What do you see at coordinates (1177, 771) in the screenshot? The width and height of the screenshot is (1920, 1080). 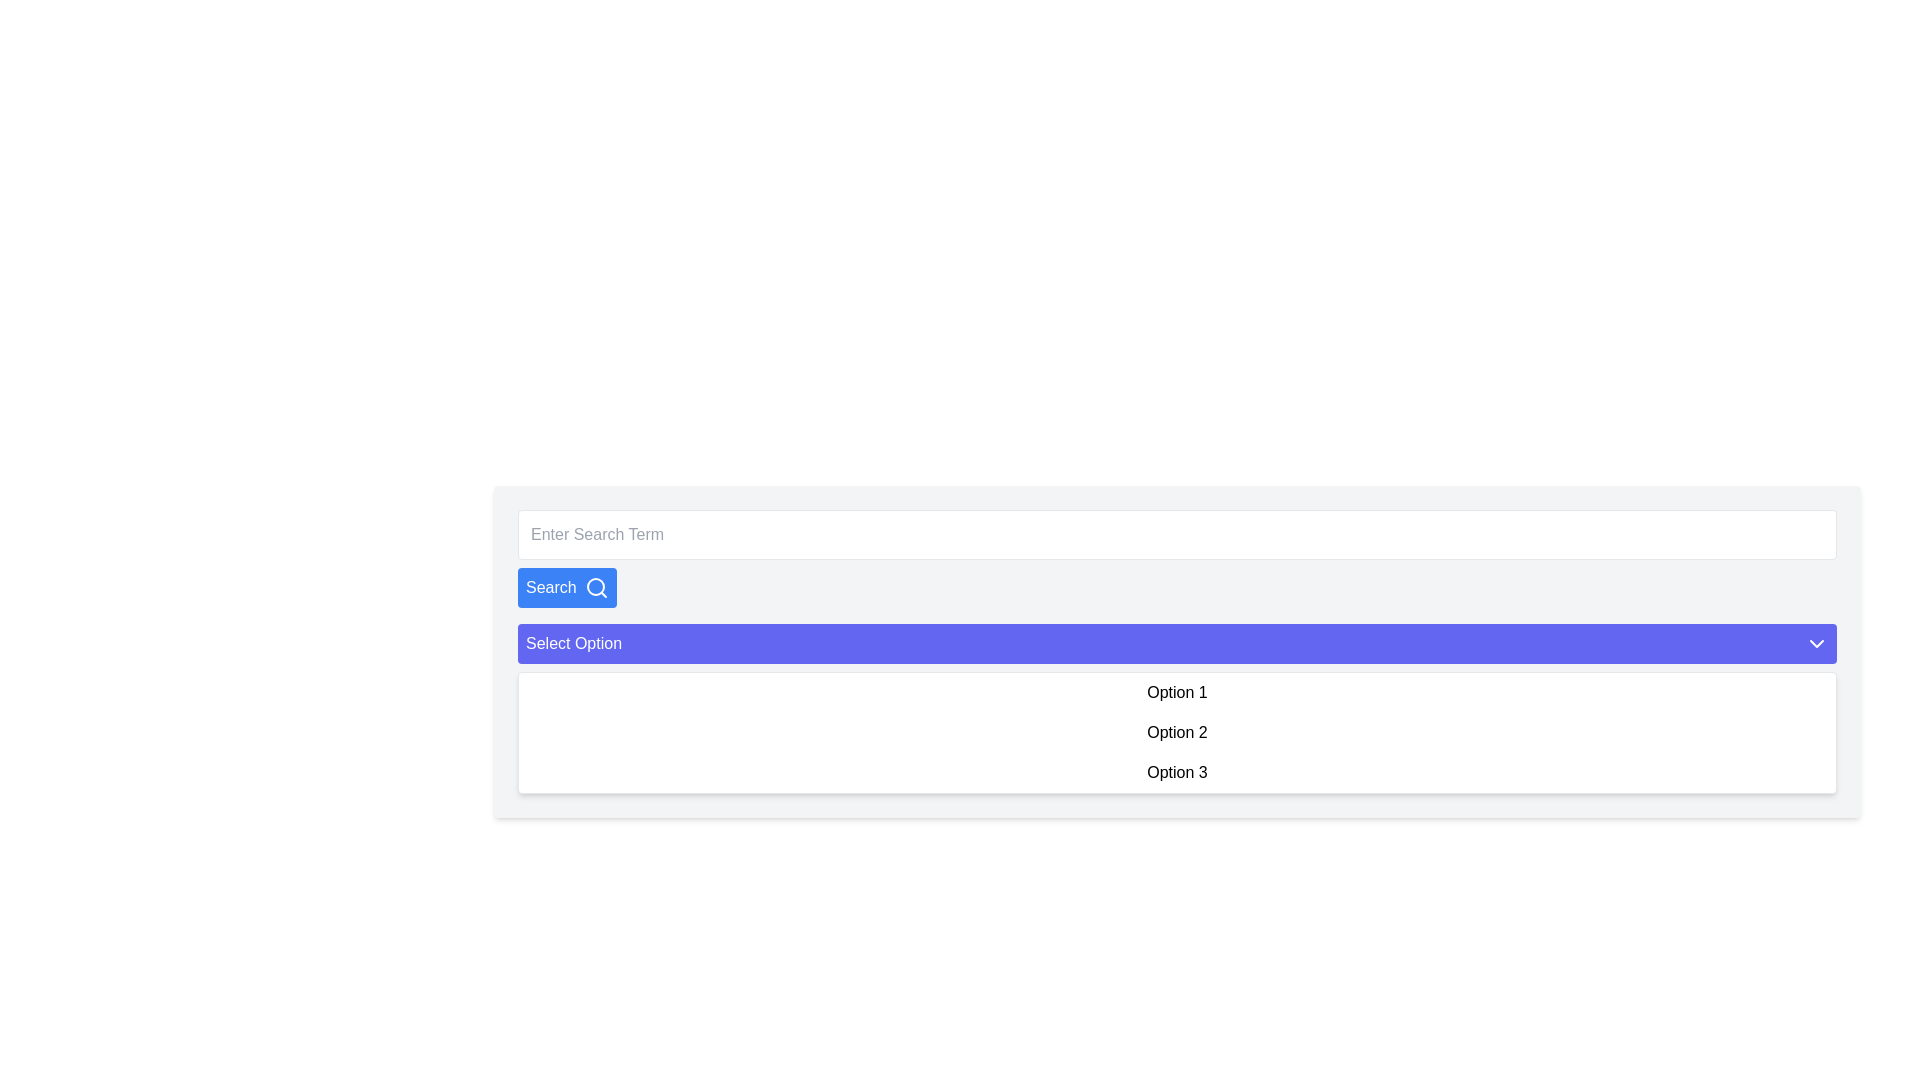 I see `the third option in the dropdown list, which is located directly below 'Option 2'` at bounding box center [1177, 771].